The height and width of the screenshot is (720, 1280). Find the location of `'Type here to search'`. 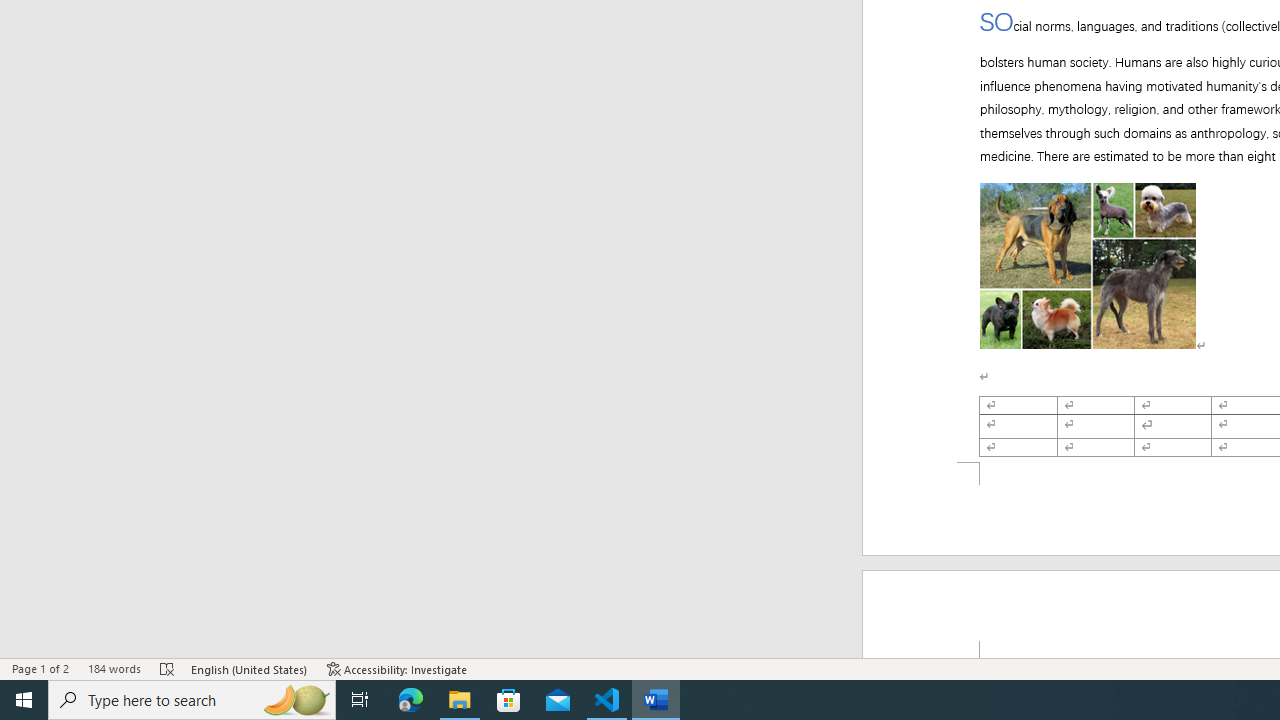

'Type here to search' is located at coordinates (192, 698).